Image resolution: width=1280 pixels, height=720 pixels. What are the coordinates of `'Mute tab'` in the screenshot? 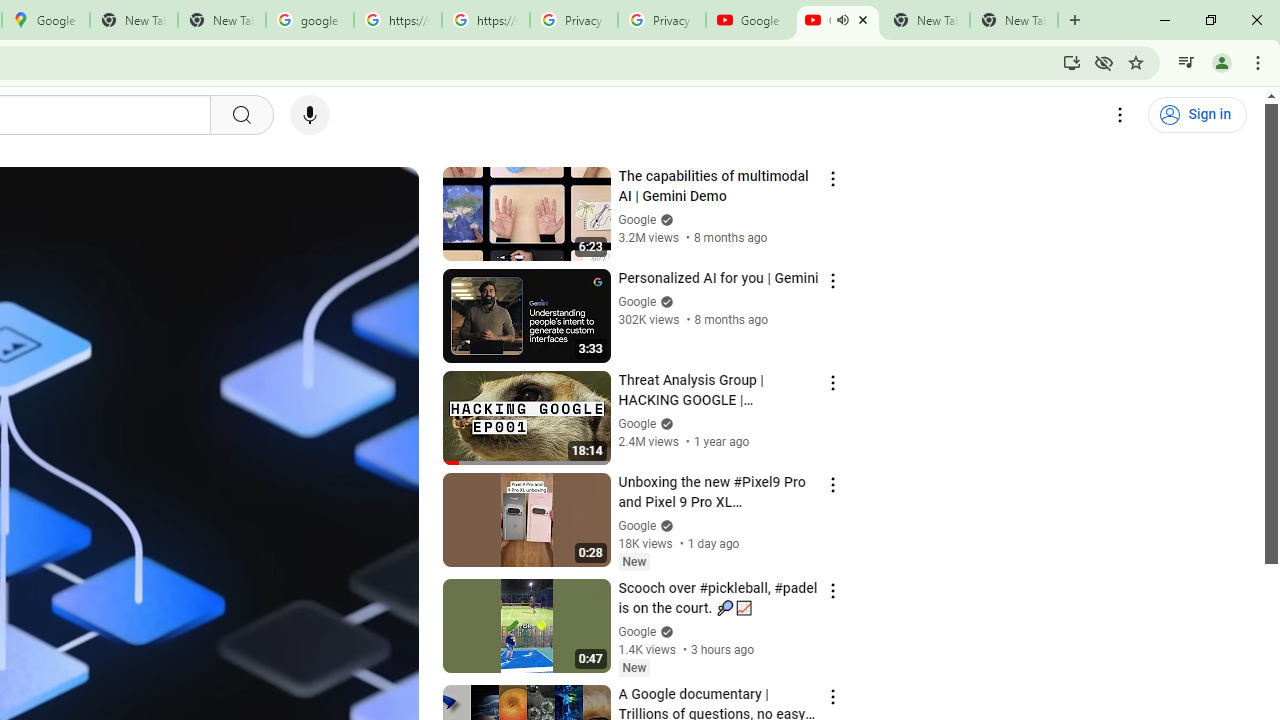 It's located at (842, 20).